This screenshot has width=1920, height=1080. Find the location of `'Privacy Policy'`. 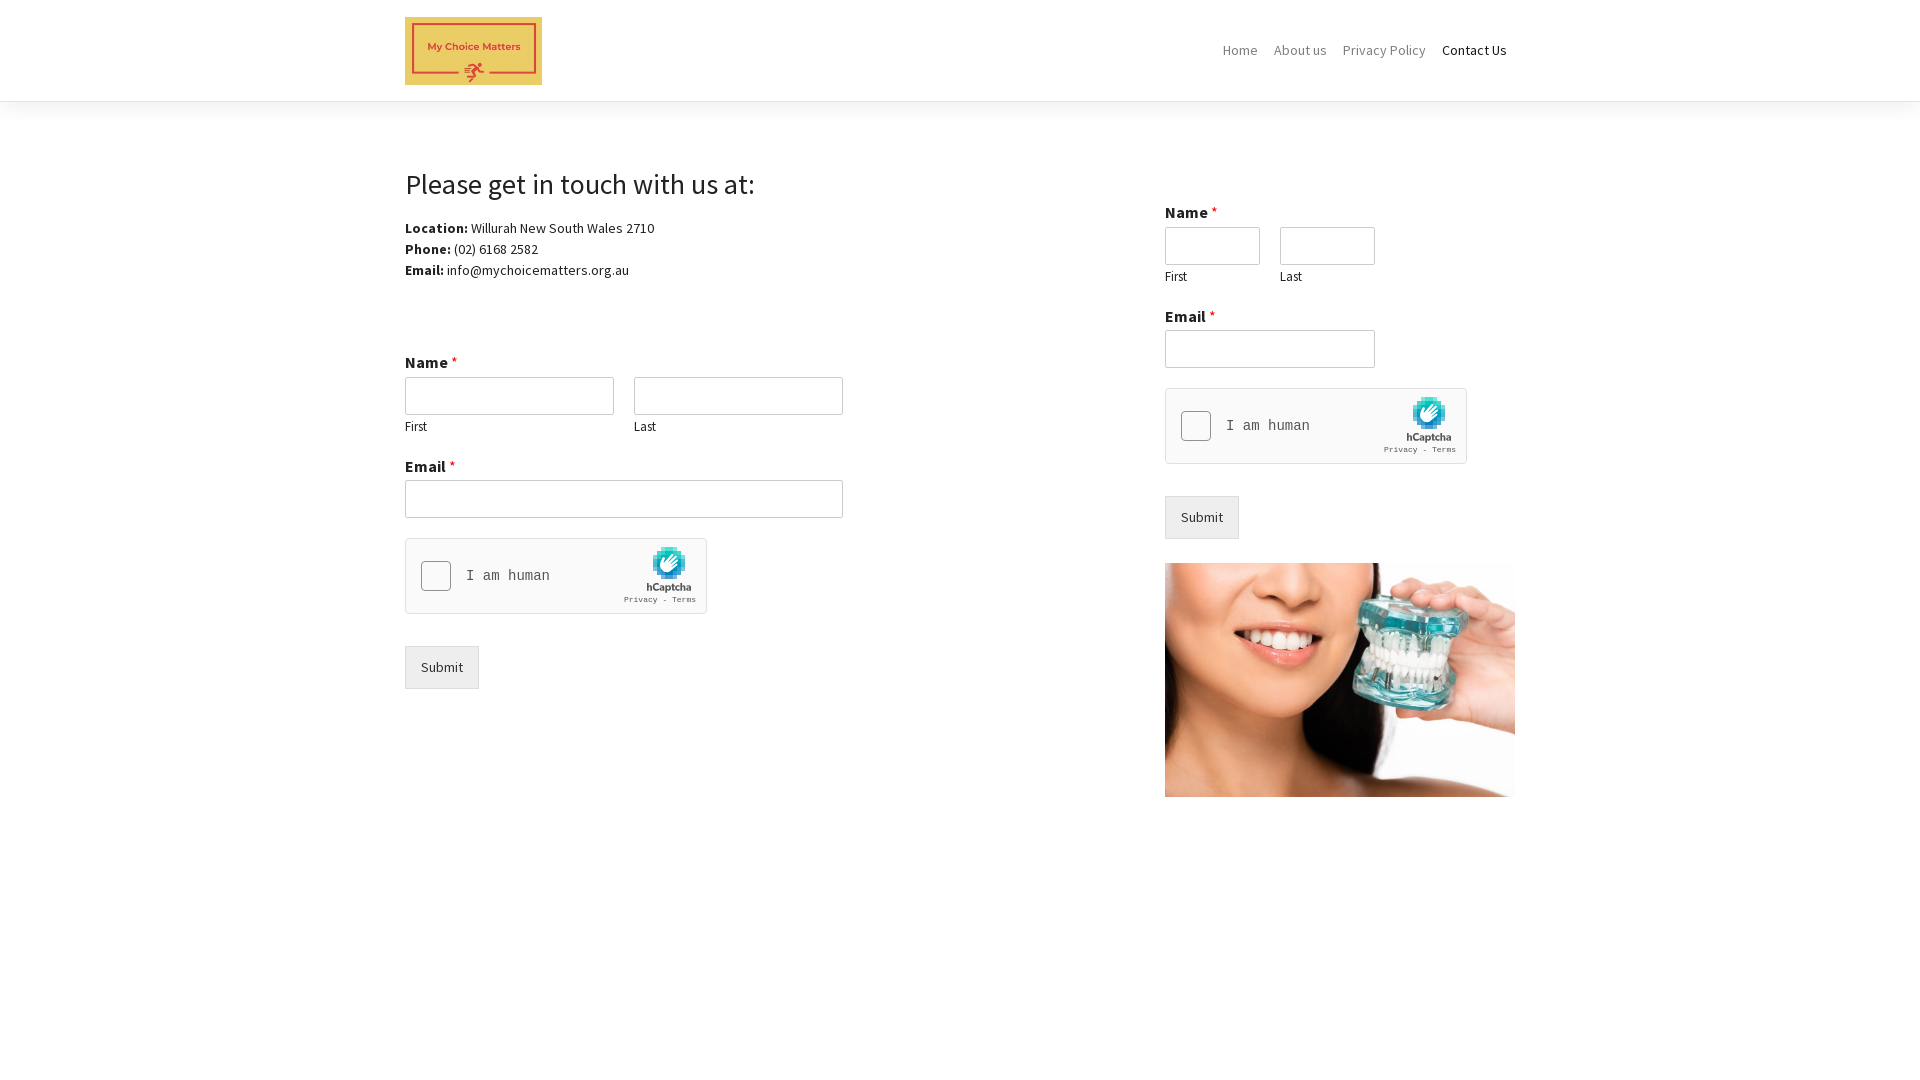

'Privacy Policy' is located at coordinates (1383, 49).